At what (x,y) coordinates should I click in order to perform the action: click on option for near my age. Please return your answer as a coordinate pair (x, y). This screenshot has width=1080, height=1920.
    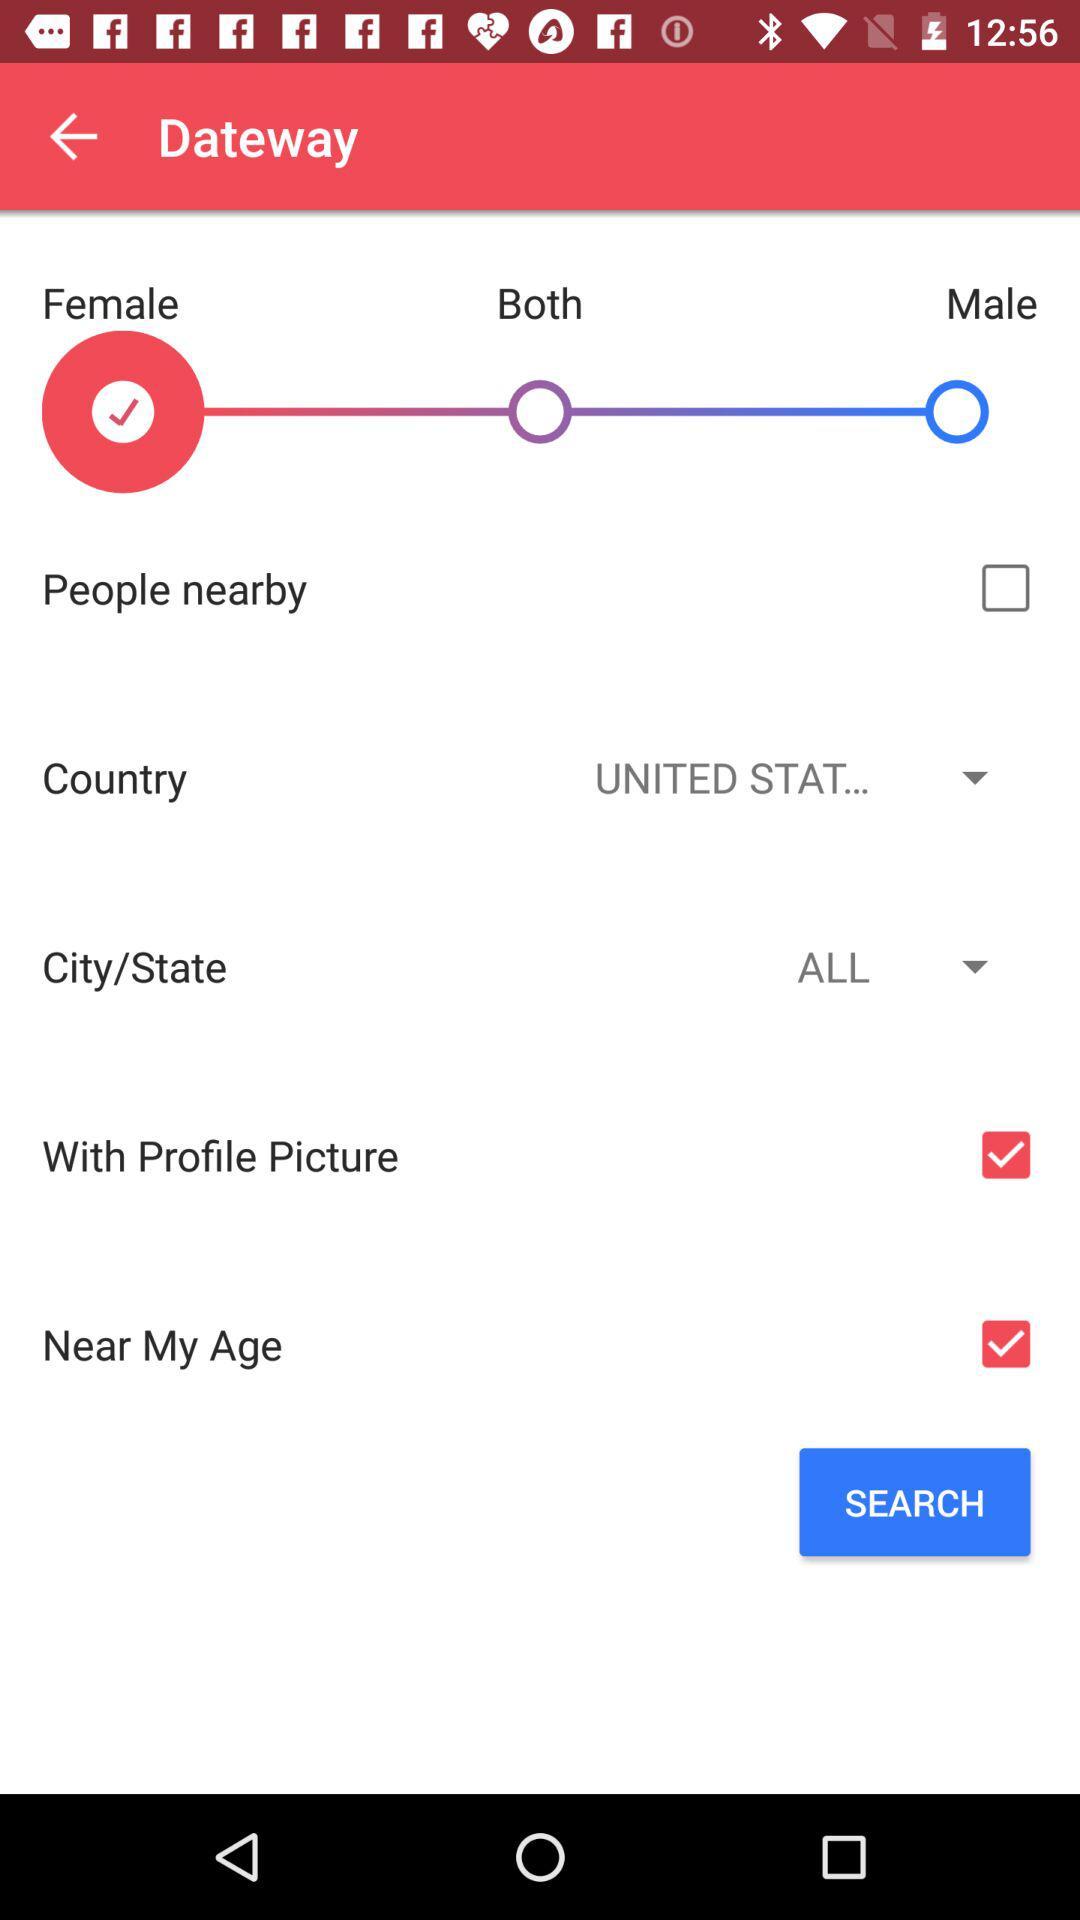
    Looking at the image, I should click on (1005, 1344).